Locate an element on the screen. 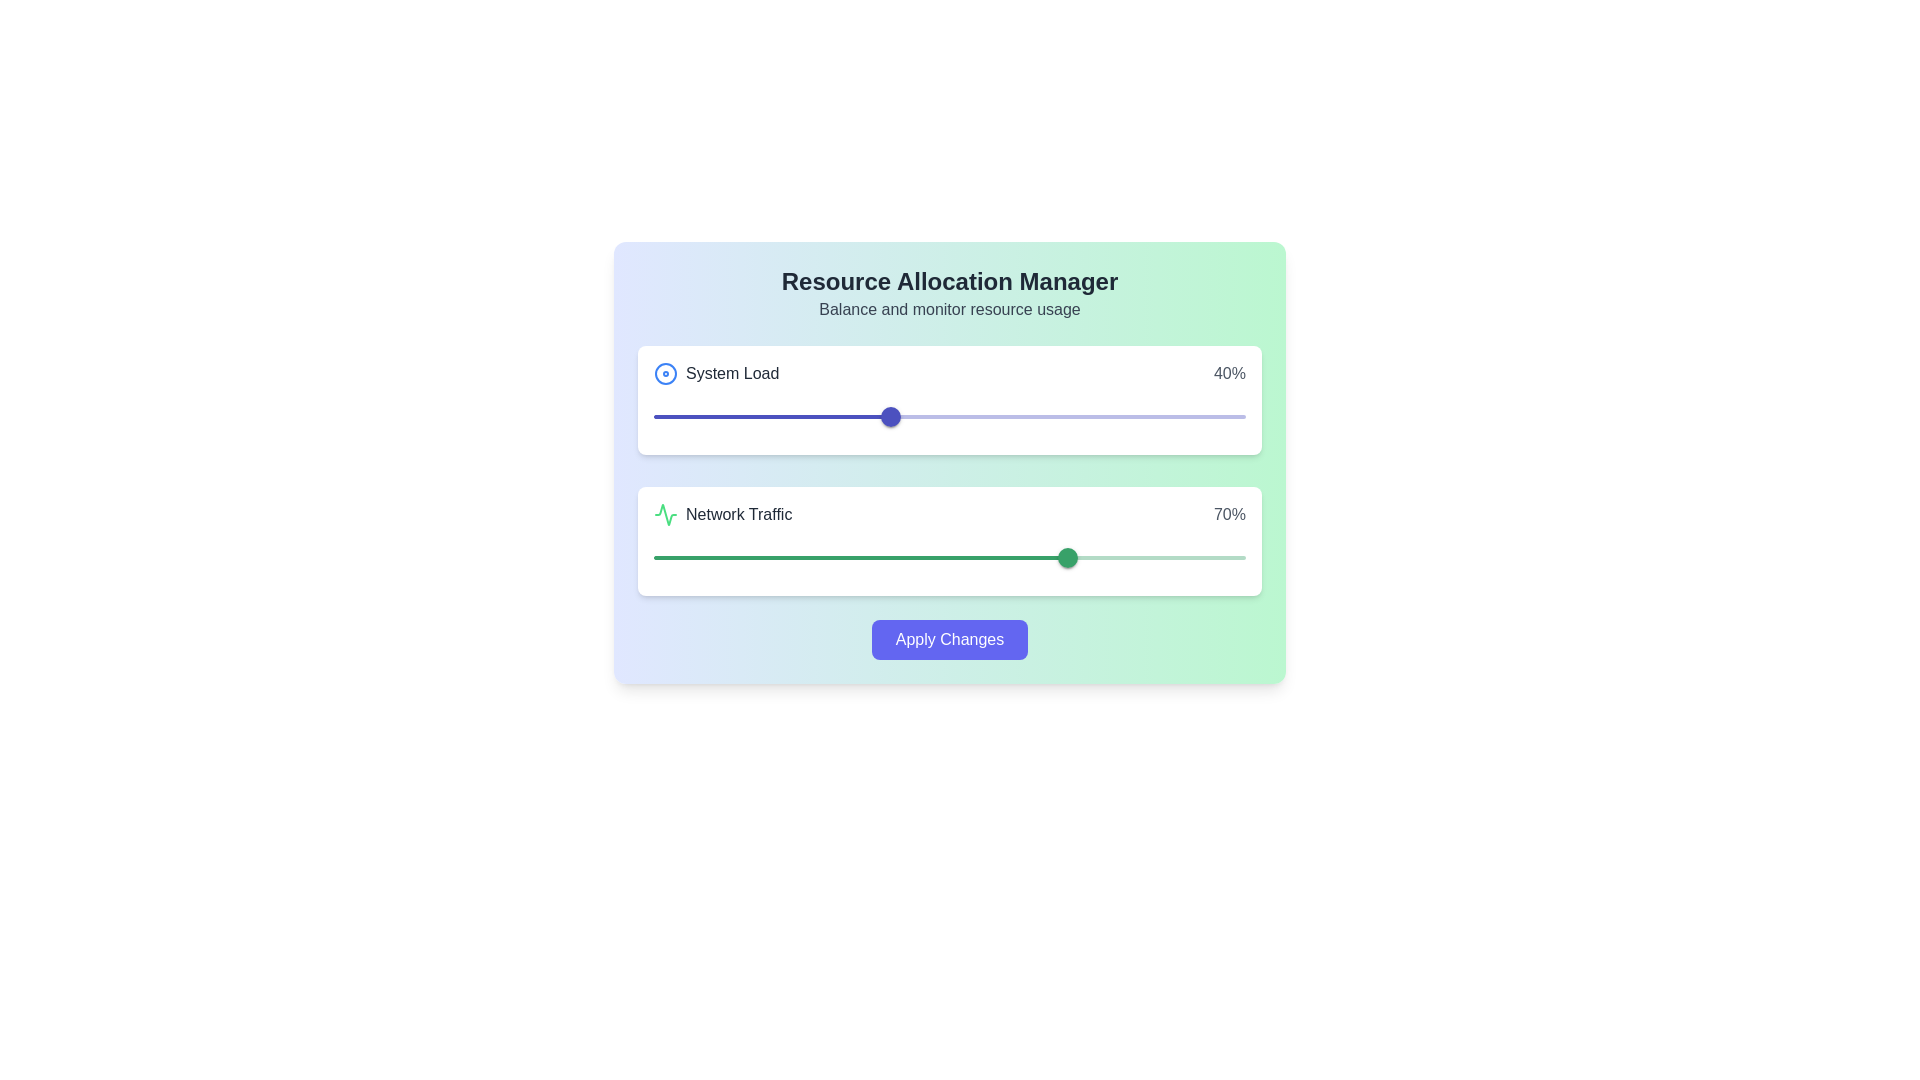 This screenshot has width=1920, height=1080. the slider value is located at coordinates (1085, 558).